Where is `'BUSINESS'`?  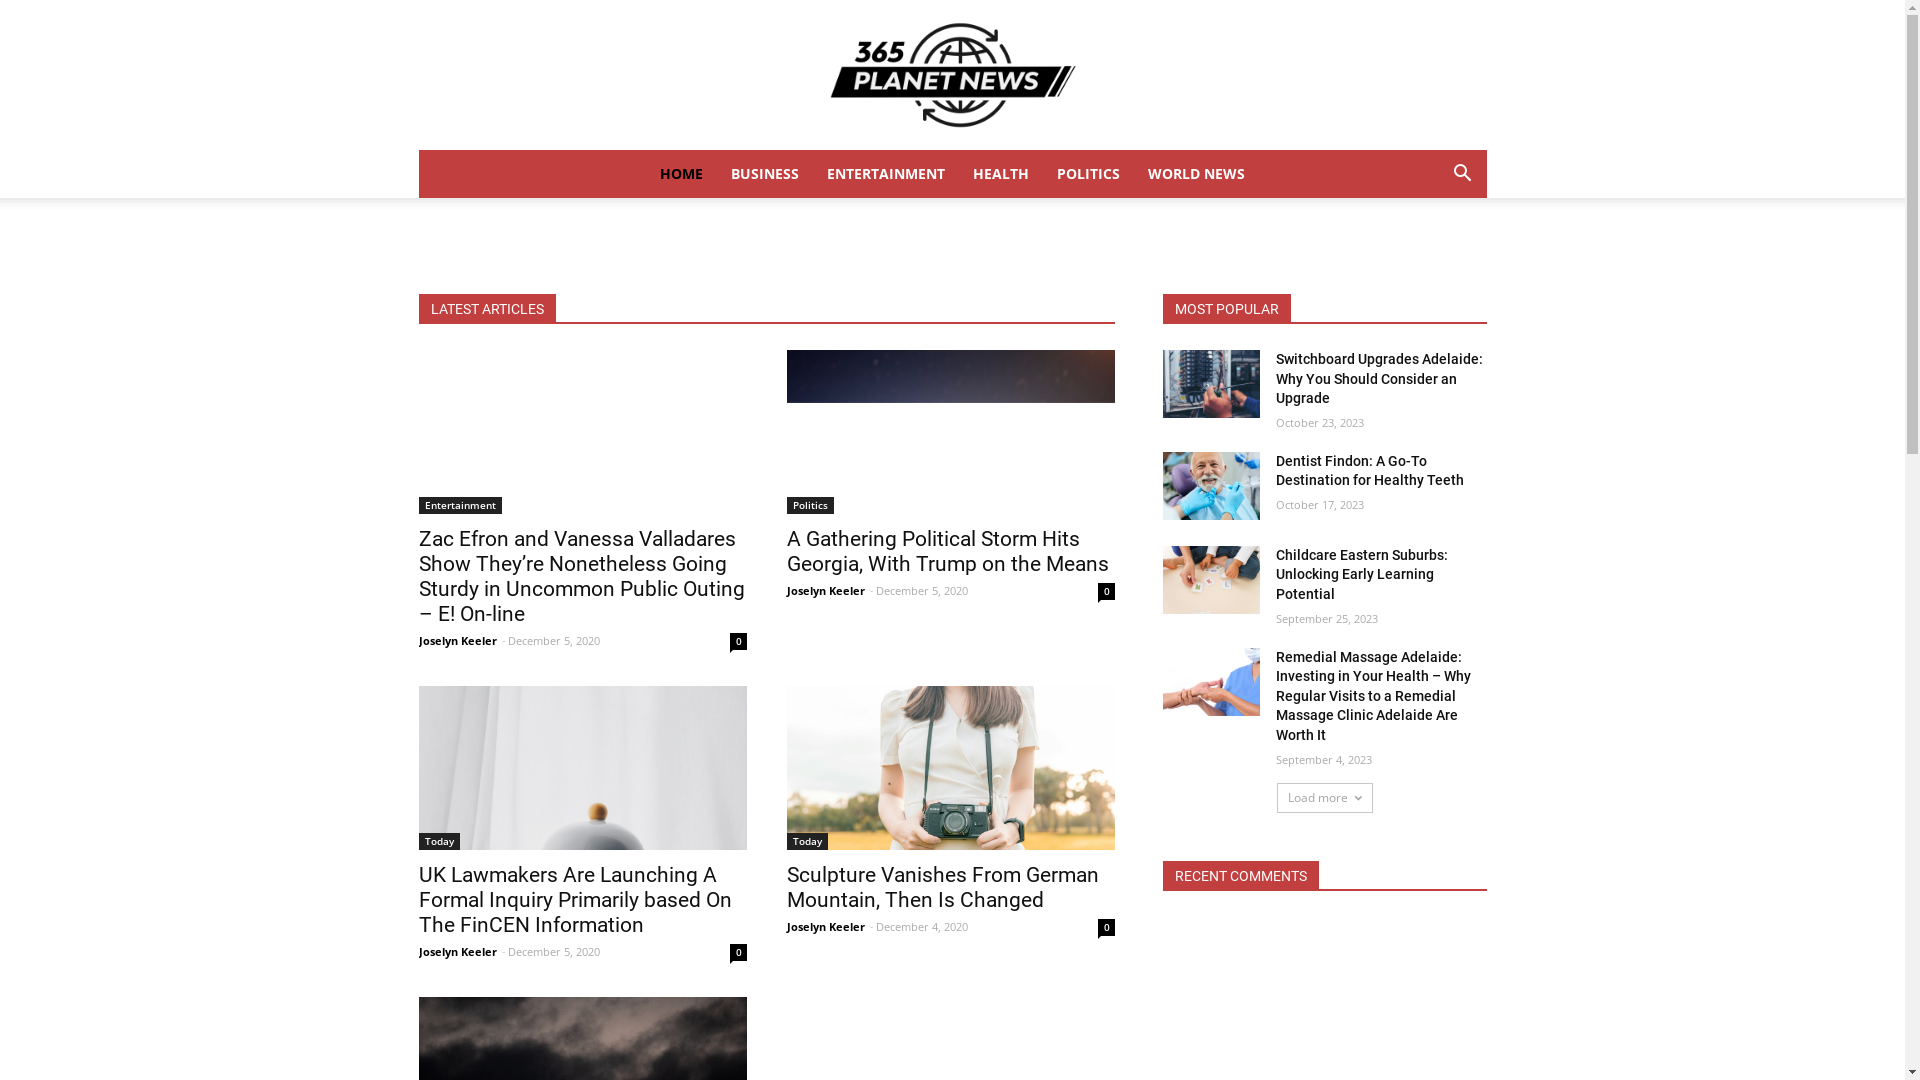 'BUSINESS' is located at coordinates (763, 172).